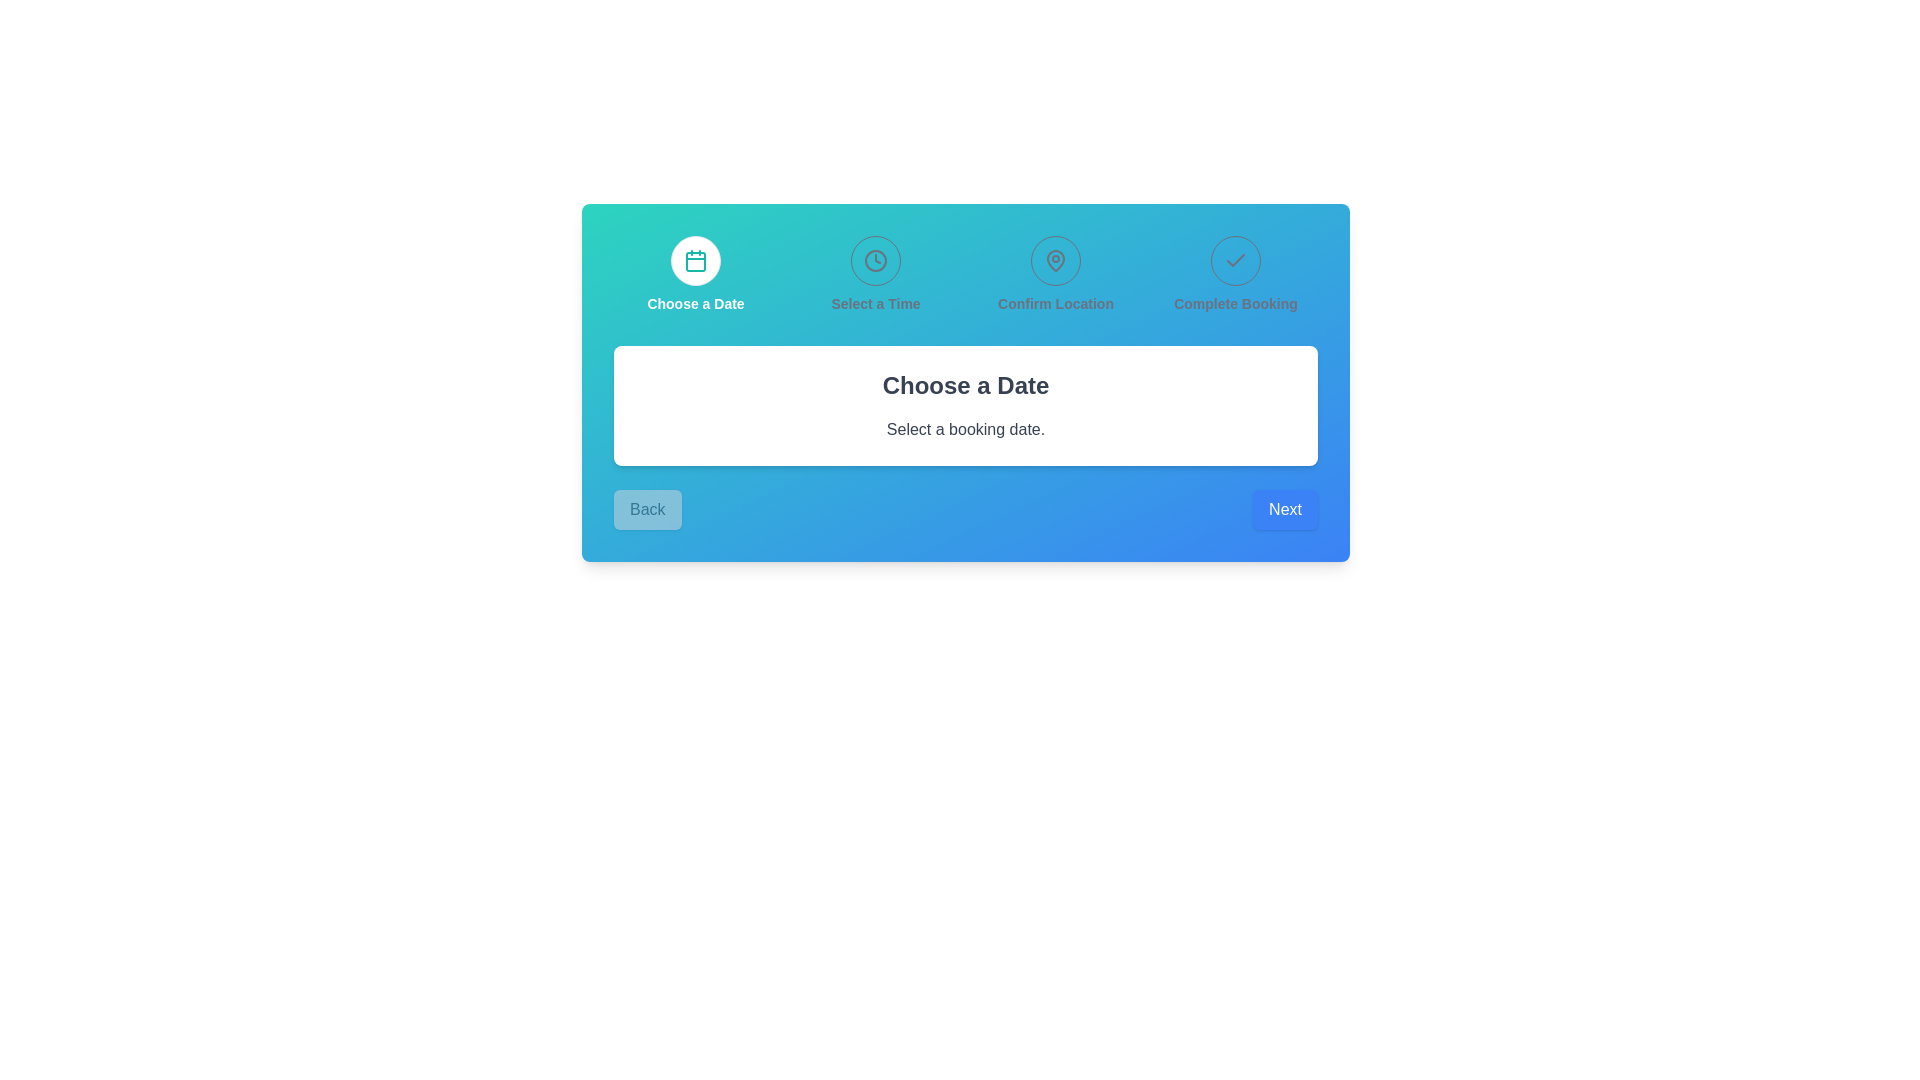  Describe the element at coordinates (875, 260) in the screenshot. I see `properties of the circular icon representing 'Select a Time' in the SVG clock icon located on the navigation bar` at that location.